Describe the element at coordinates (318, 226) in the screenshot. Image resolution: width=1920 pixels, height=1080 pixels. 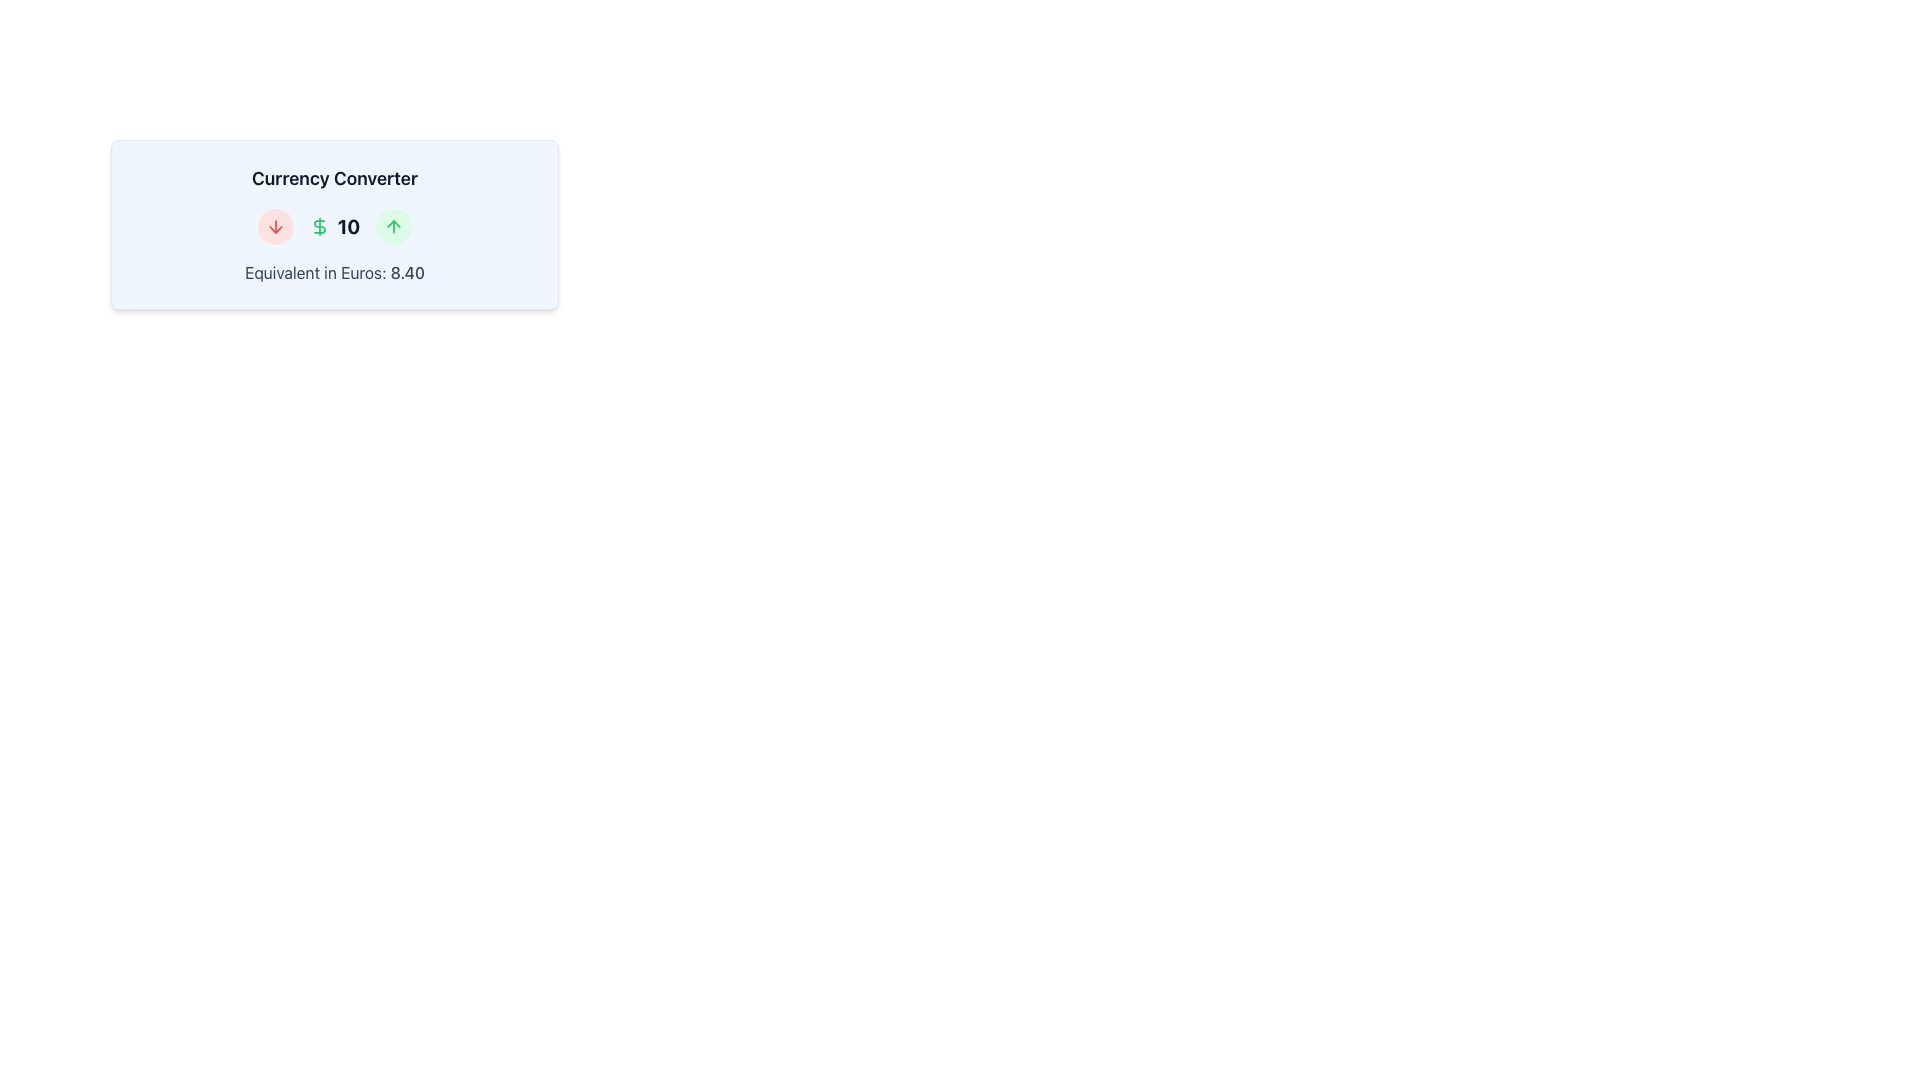
I see `the monetary value icon located to the left of the number '10' in the center of the card-like component` at that location.